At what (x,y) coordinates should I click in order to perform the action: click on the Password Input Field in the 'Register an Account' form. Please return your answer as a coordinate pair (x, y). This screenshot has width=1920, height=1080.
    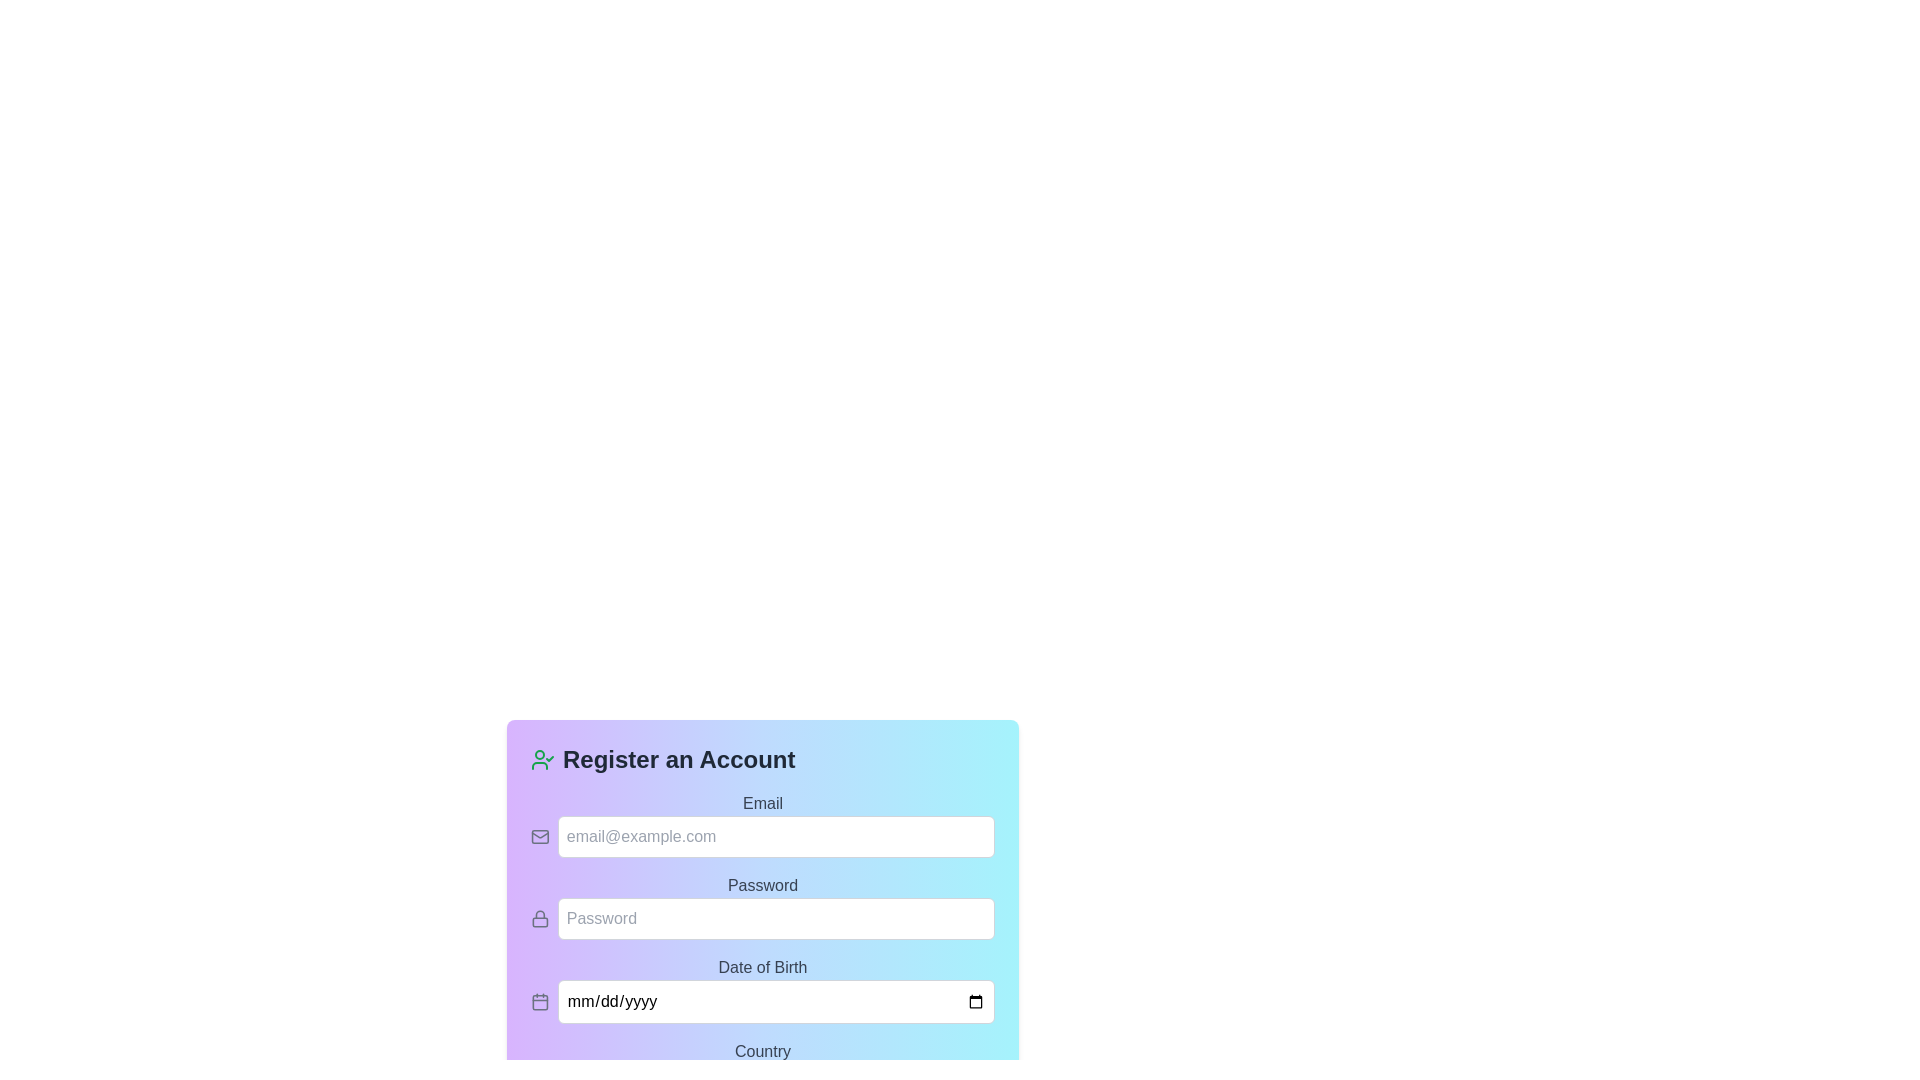
    Looking at the image, I should click on (762, 918).